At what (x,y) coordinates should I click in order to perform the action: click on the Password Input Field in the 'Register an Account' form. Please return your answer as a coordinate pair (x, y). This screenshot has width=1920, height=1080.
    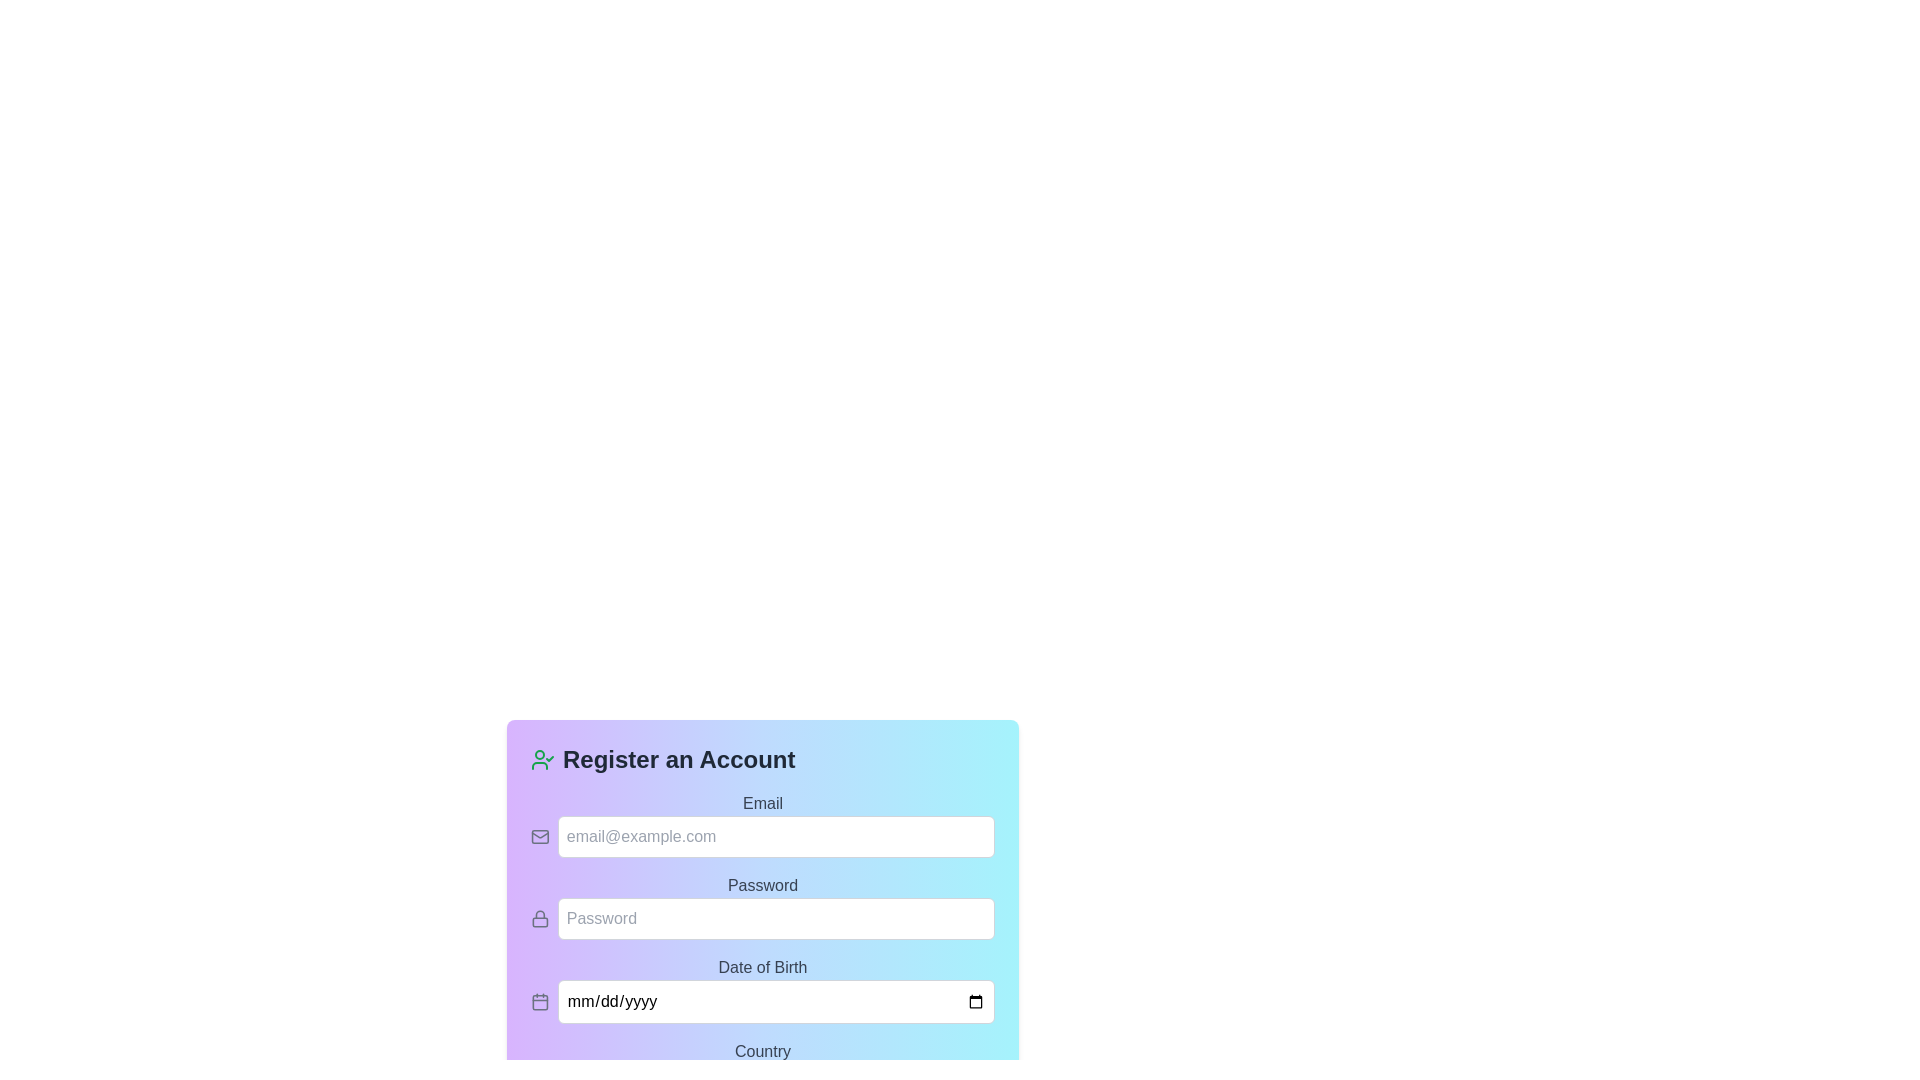
    Looking at the image, I should click on (762, 918).